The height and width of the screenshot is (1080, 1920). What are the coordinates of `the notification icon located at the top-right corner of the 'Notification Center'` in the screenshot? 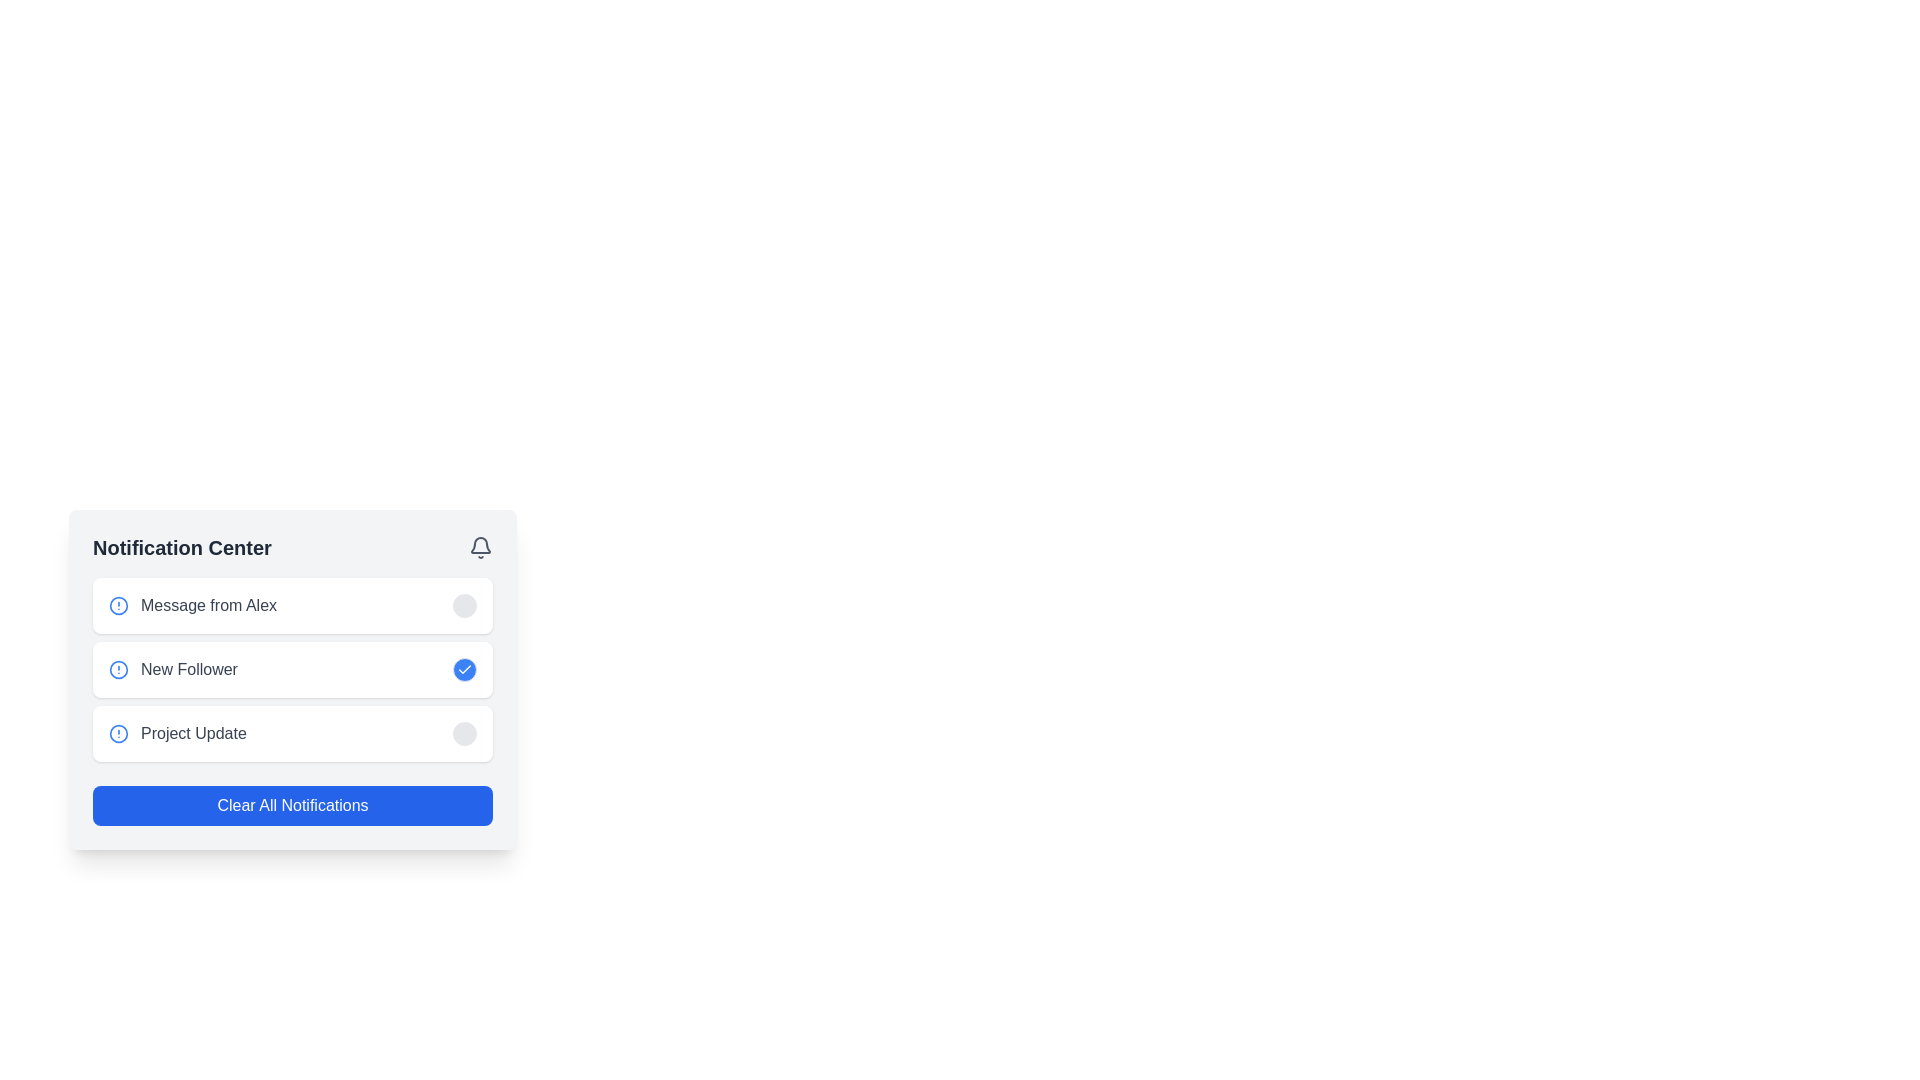 It's located at (480, 547).